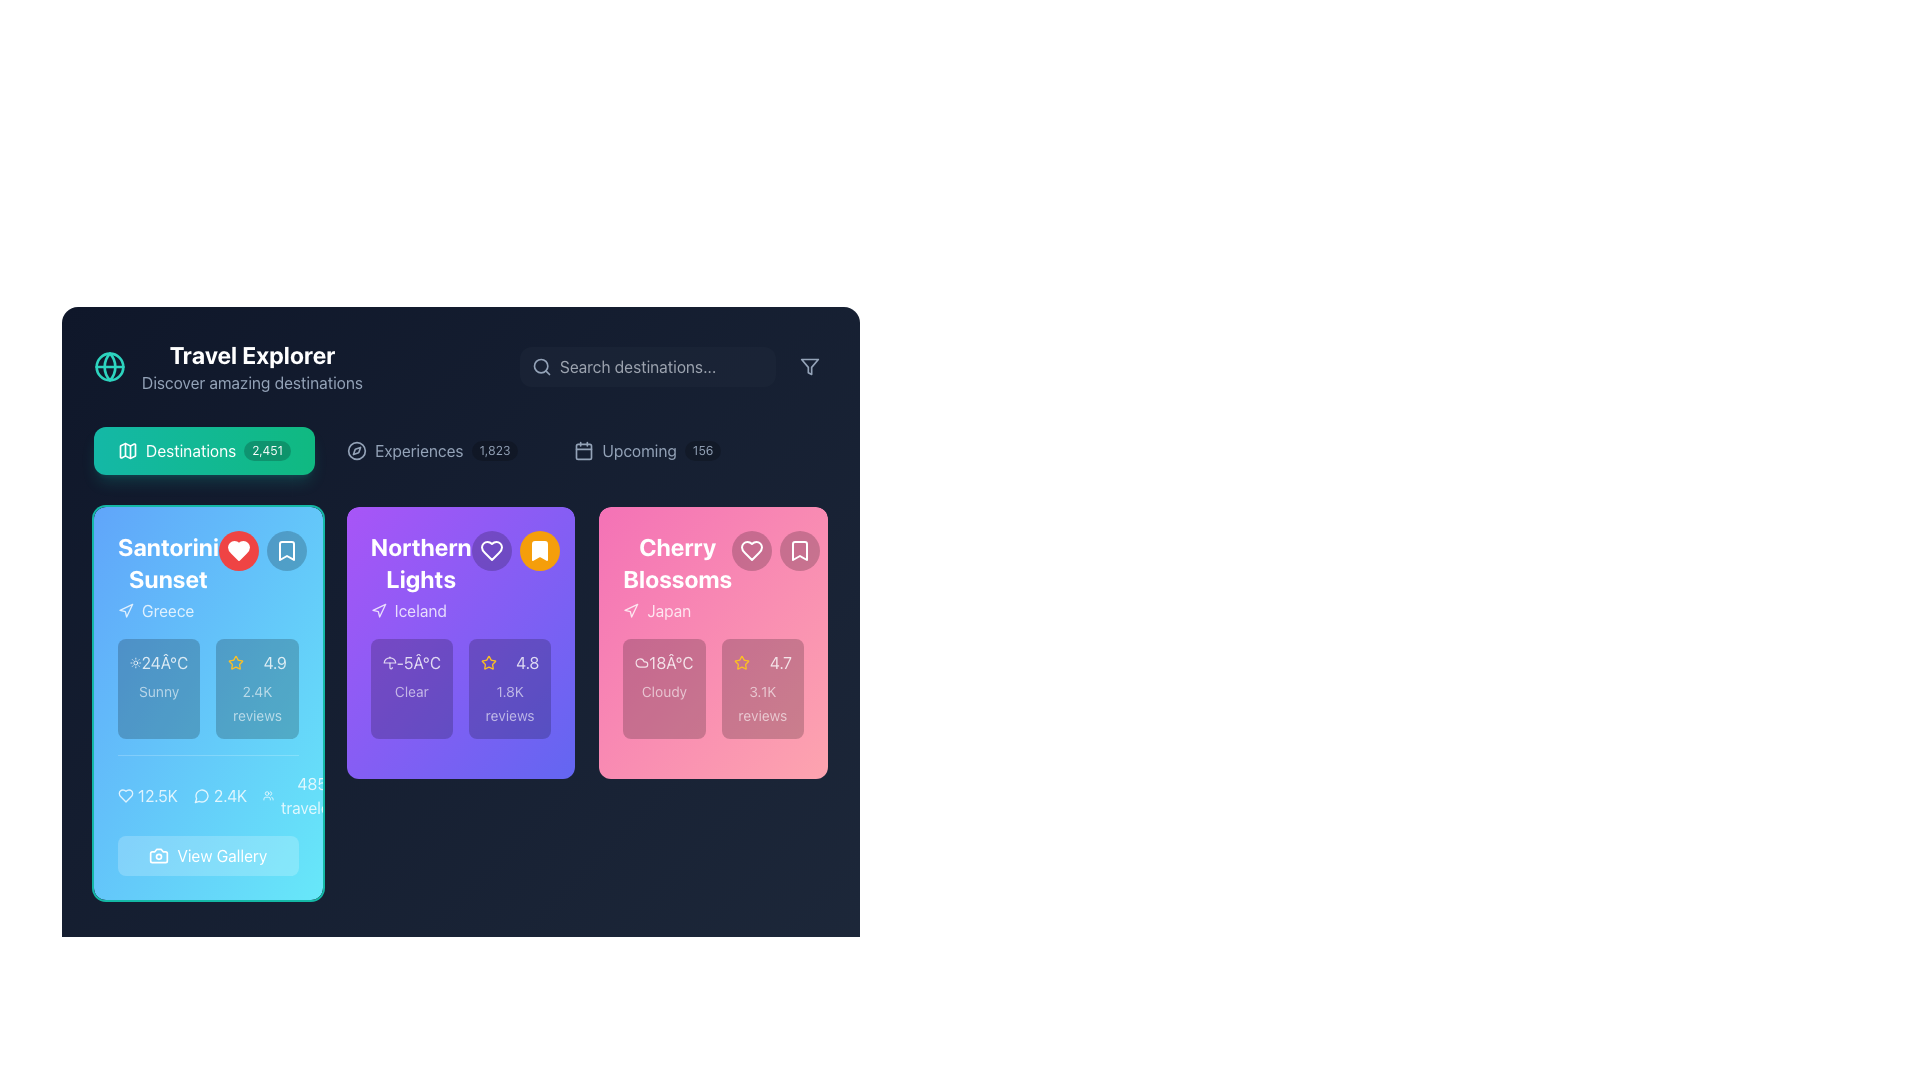  I want to click on the grid-based informational display component that shows the temperature '18°C', weather condition 'Cloudy', rating '4.7', and '3.1K reviews' located in the 'Cherry Blossoms' card, so click(713, 688).